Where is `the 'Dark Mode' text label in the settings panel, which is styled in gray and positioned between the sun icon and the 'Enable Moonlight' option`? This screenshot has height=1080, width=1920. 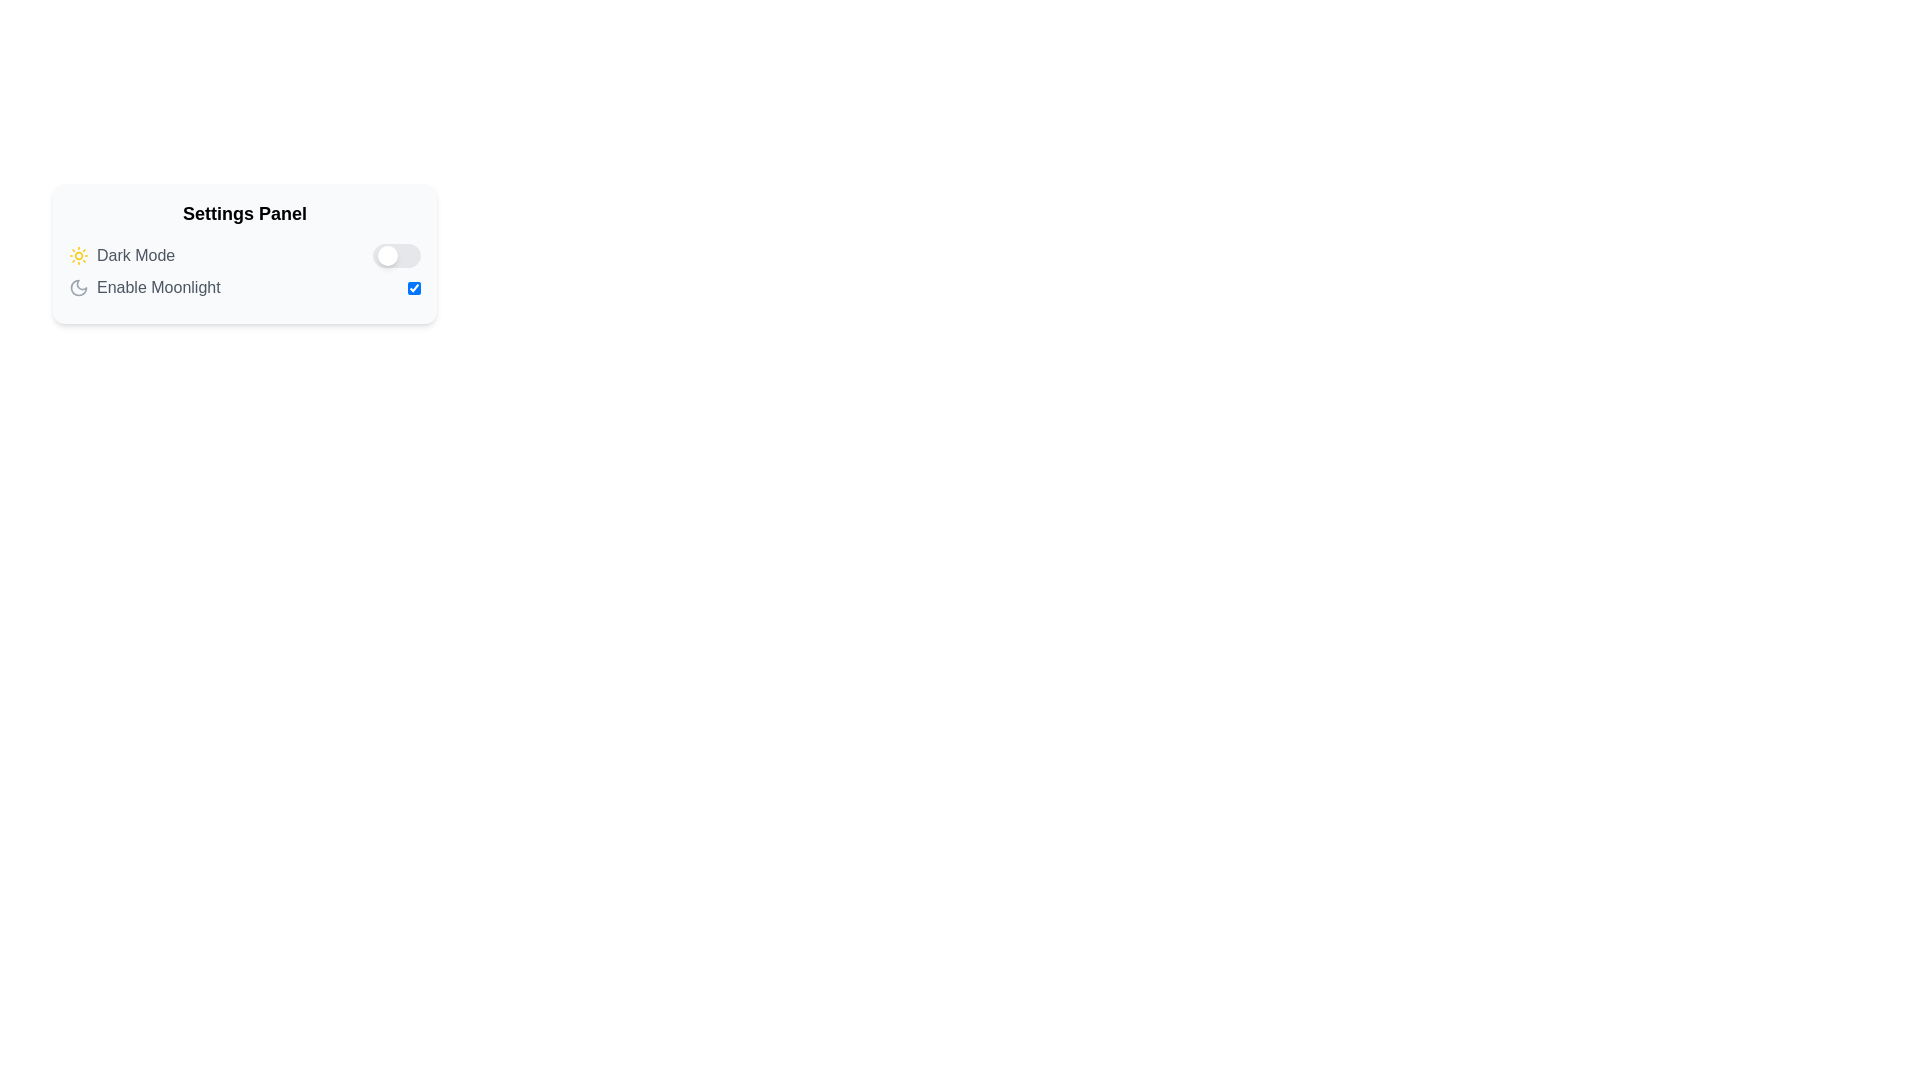 the 'Dark Mode' text label in the settings panel, which is styled in gray and positioned between the sun icon and the 'Enable Moonlight' option is located at coordinates (135, 254).